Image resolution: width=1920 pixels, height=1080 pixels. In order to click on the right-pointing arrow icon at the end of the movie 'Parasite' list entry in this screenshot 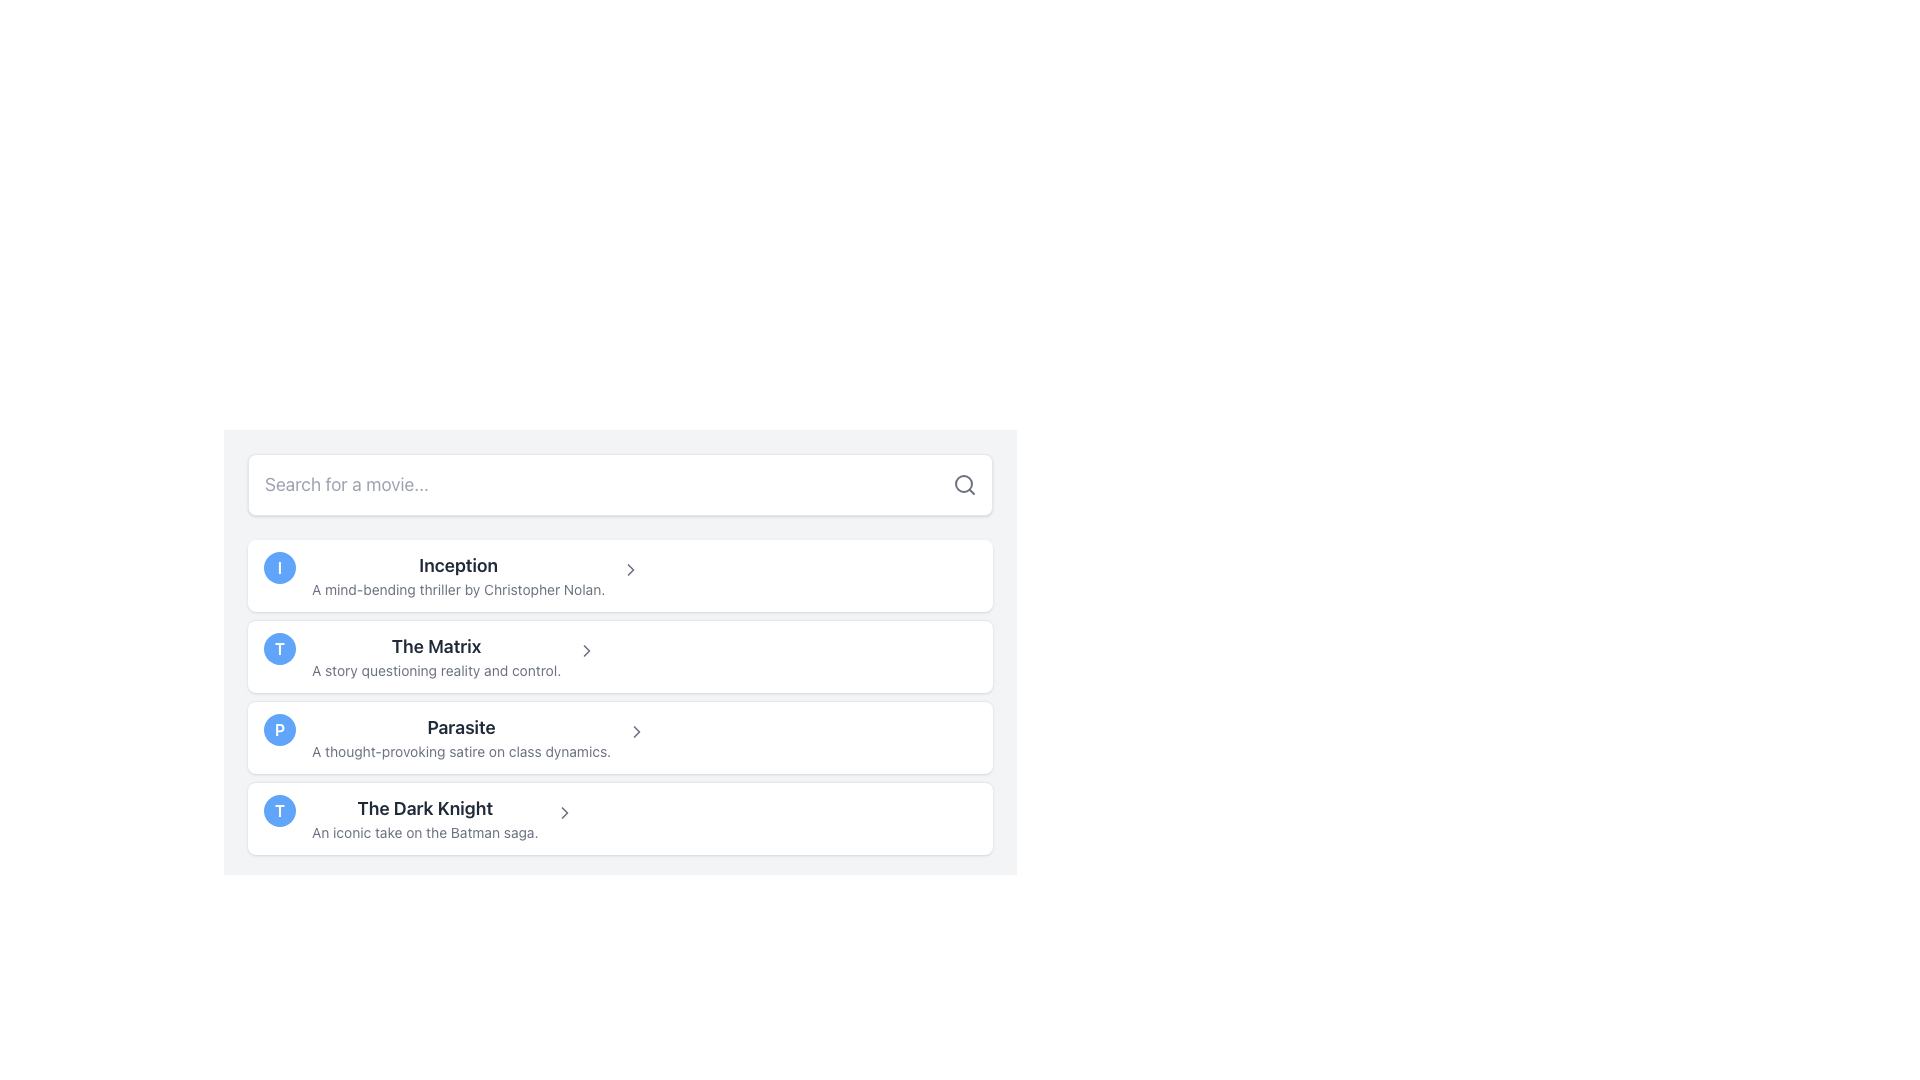, I will do `click(636, 732)`.